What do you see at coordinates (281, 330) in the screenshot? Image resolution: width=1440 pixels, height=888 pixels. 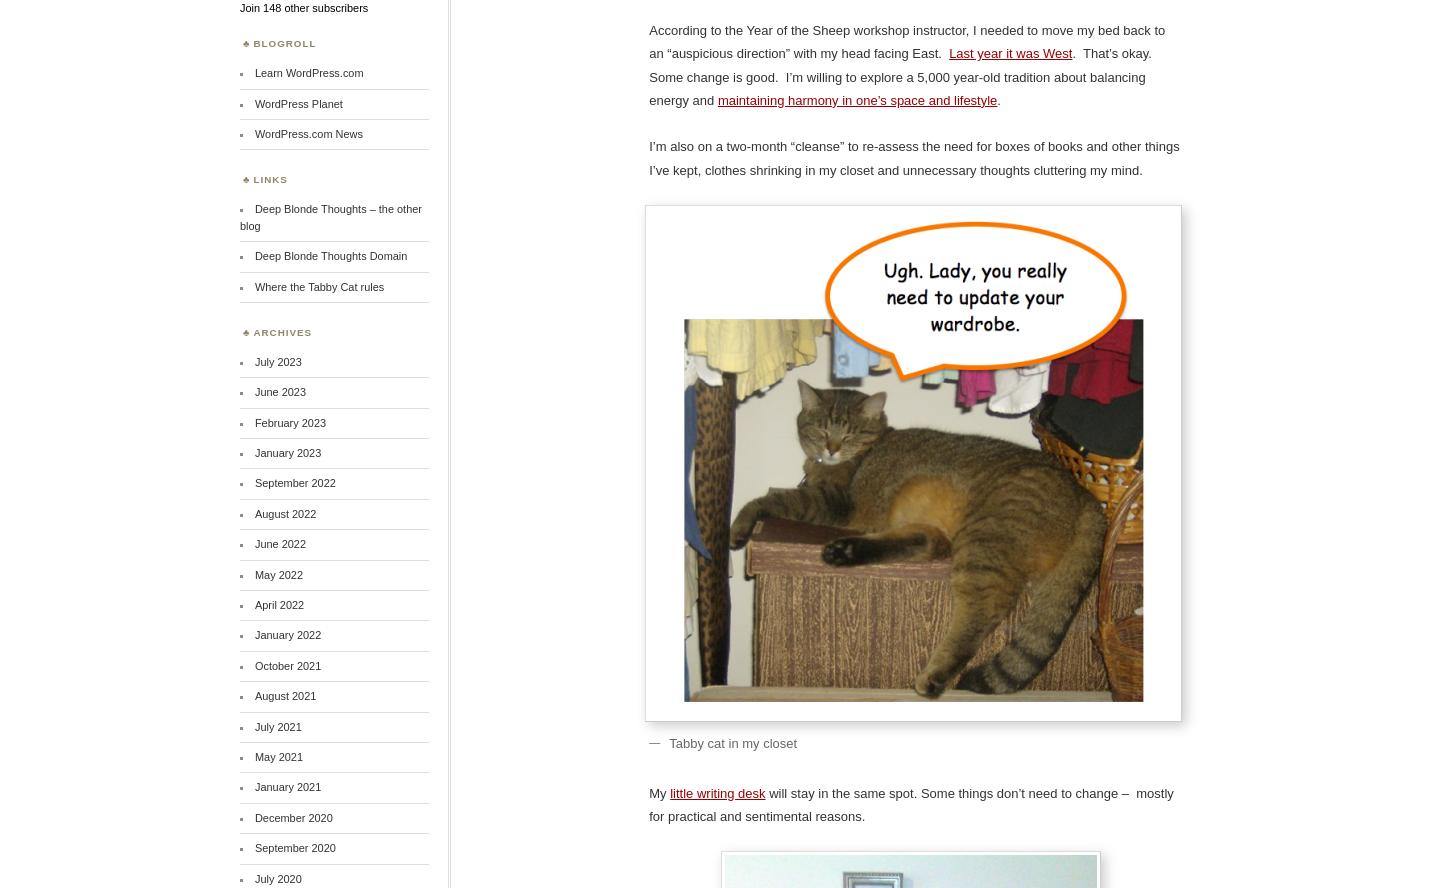 I see `'Archives'` at bounding box center [281, 330].